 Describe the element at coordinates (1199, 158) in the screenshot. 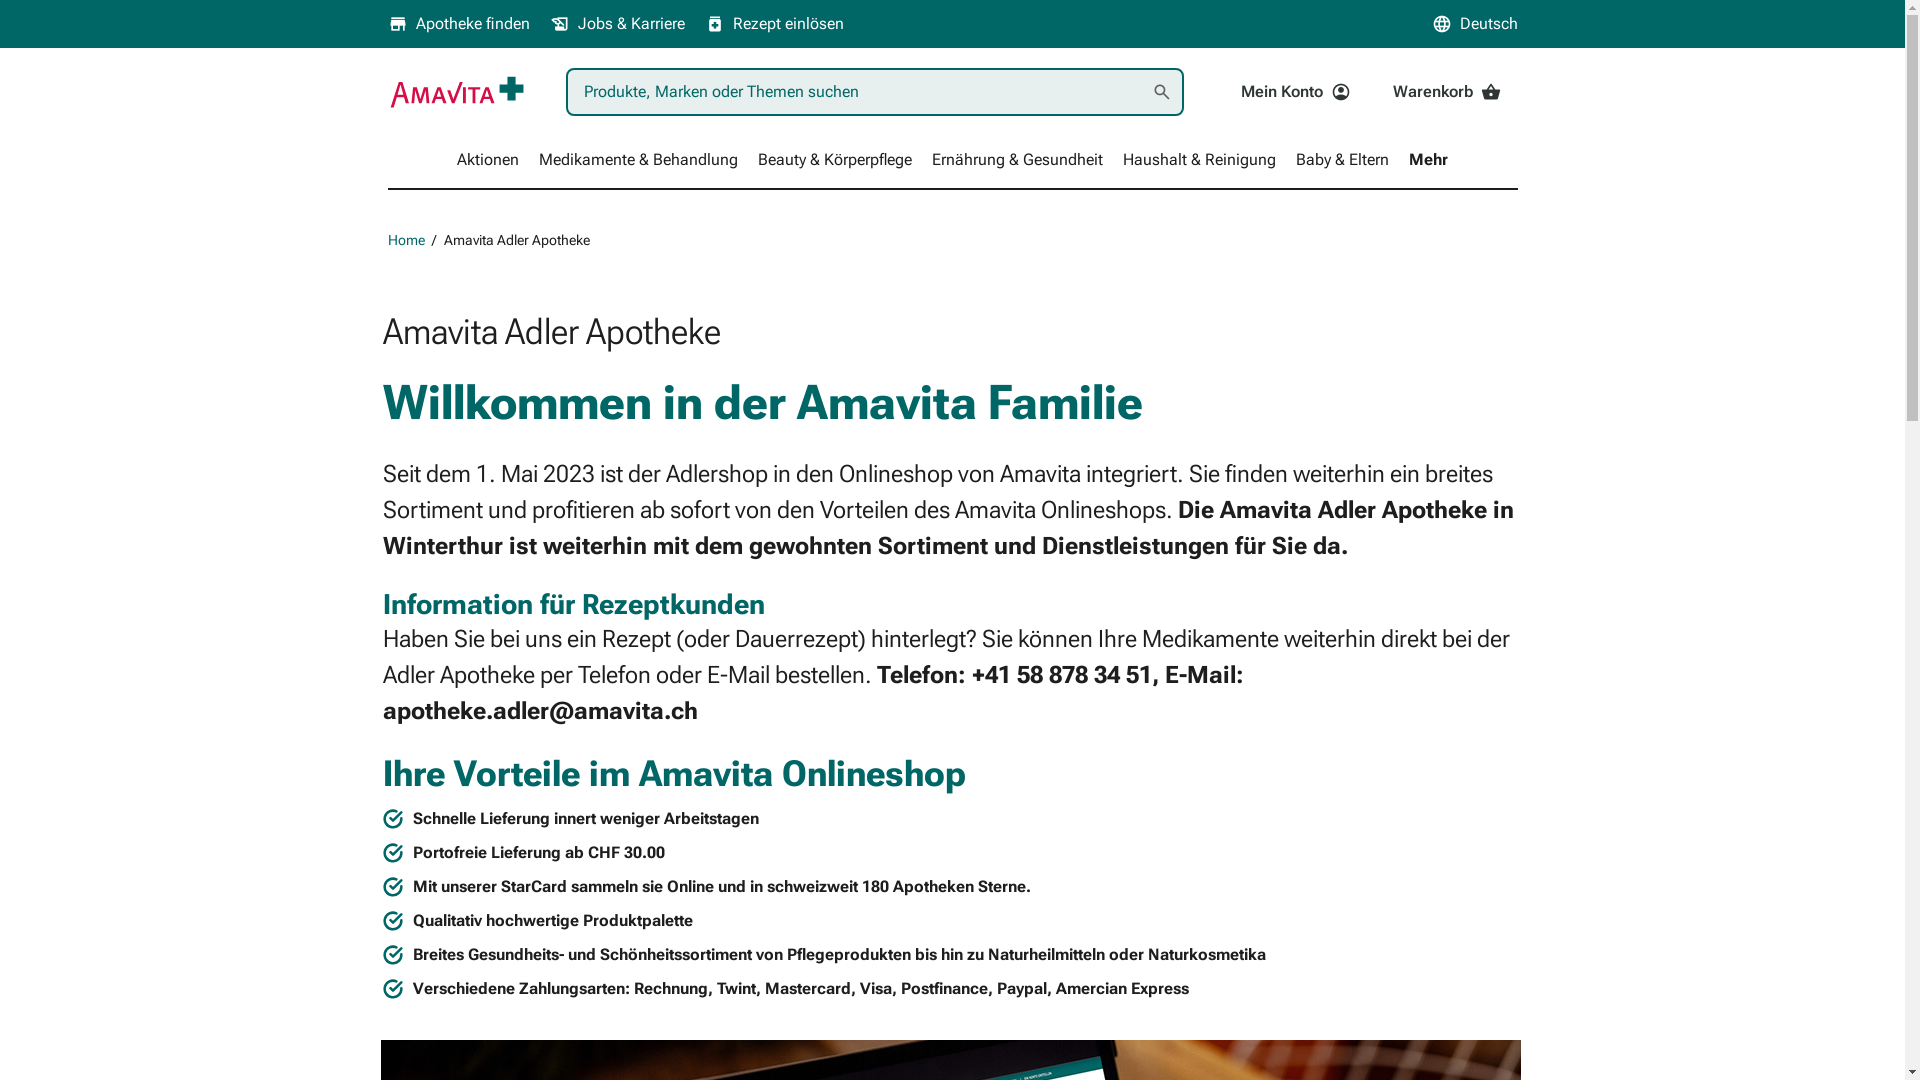

I see `'Haushalt & Reinigung'` at that location.